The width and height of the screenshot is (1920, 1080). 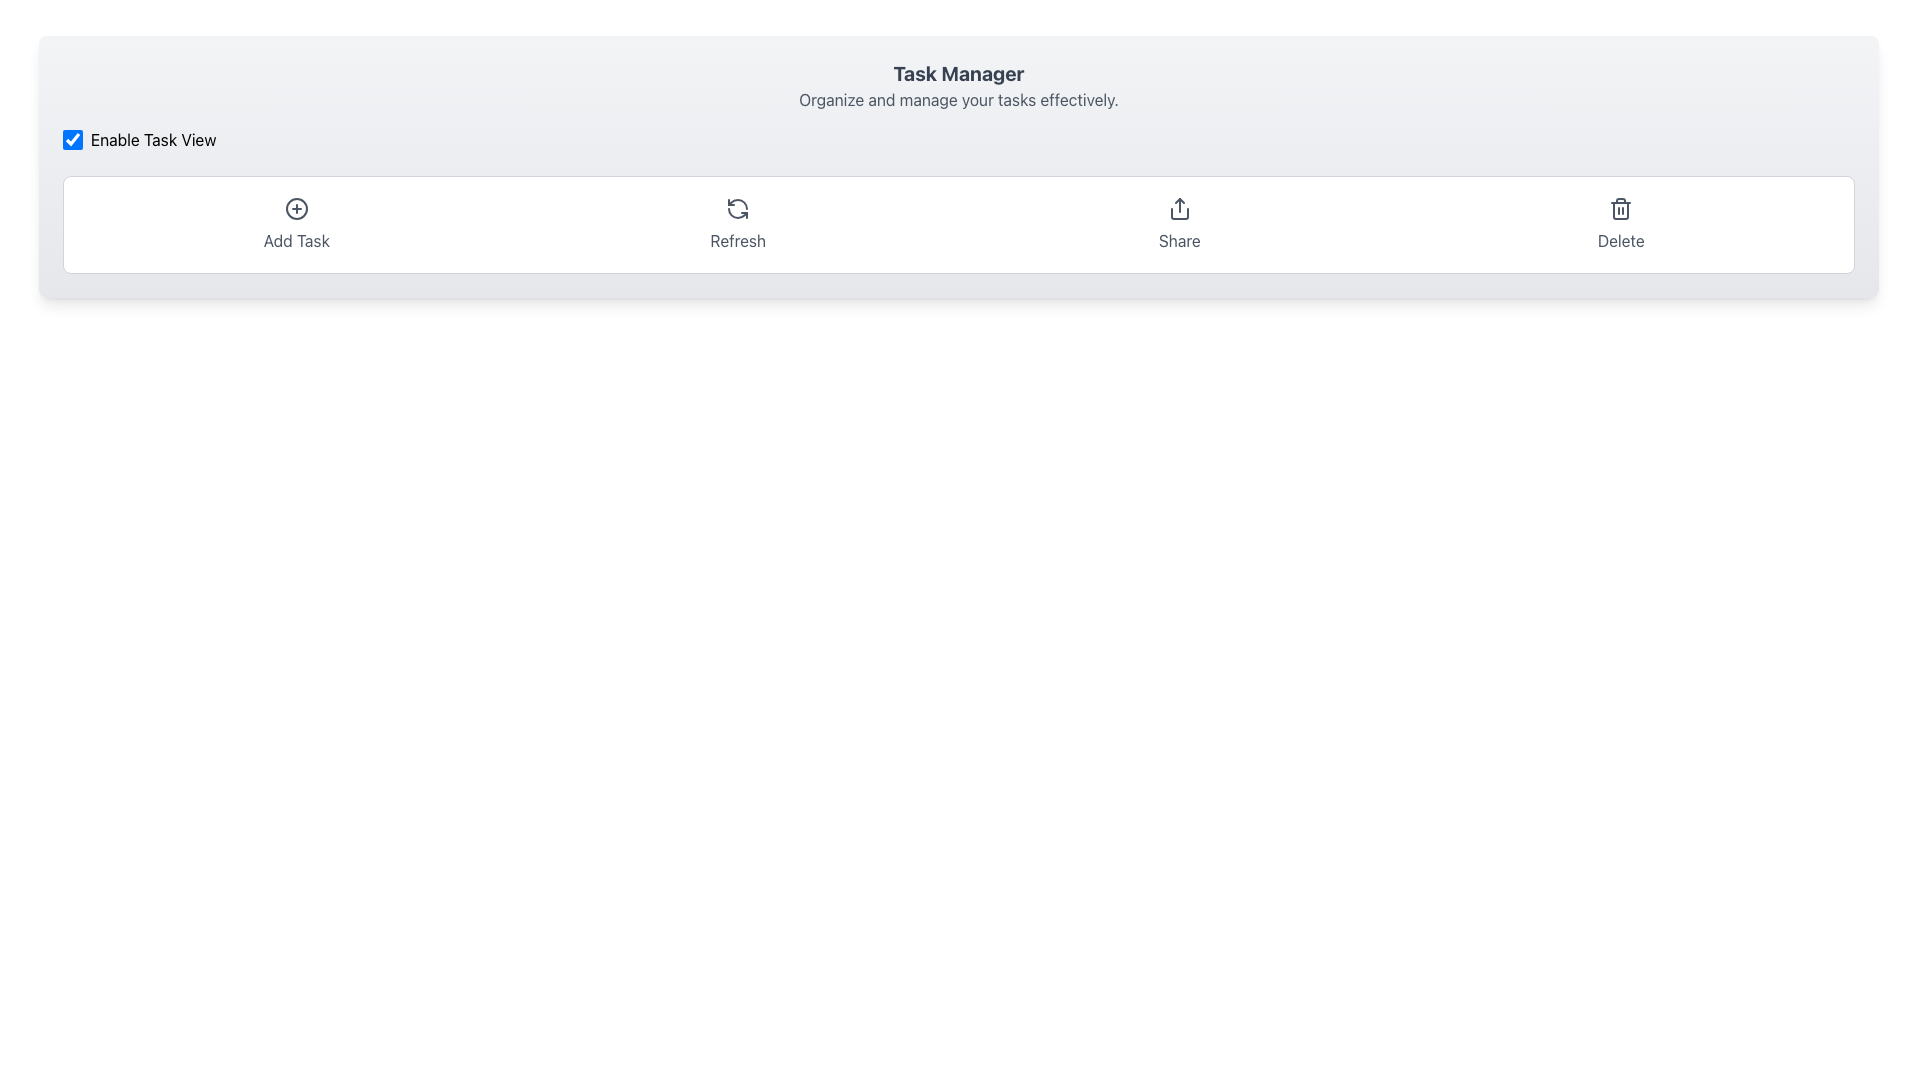 What do you see at coordinates (295, 208) in the screenshot?
I see `the Circle SVG element that indicates the addition of tasks within the 'Add Task' button` at bounding box center [295, 208].